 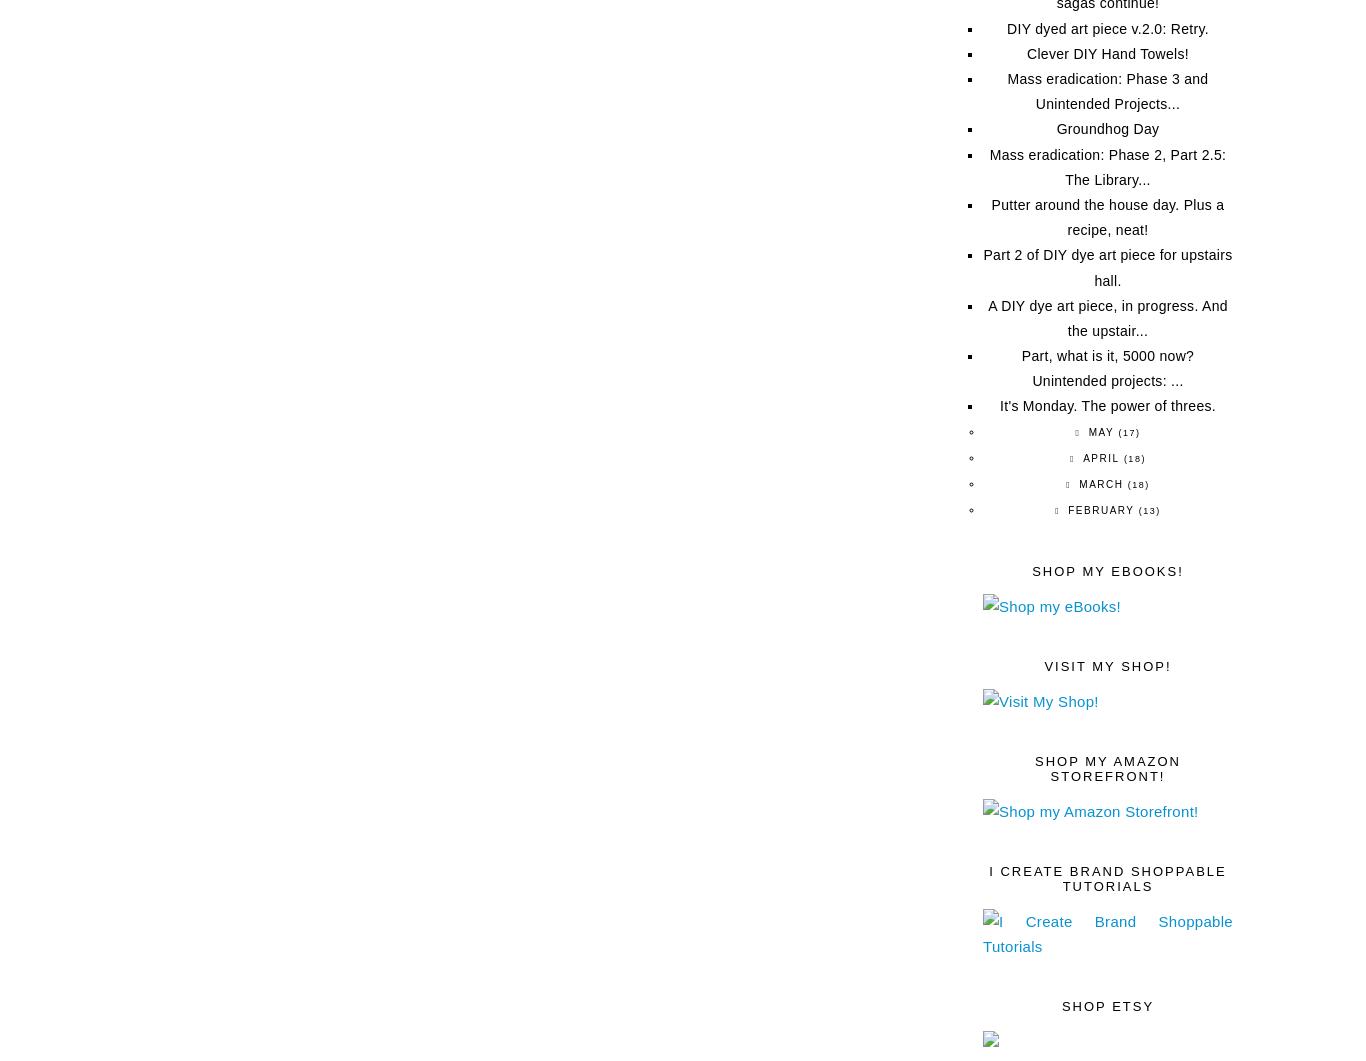 What do you see at coordinates (1106, 664) in the screenshot?
I see `'Visit My Shop!'` at bounding box center [1106, 664].